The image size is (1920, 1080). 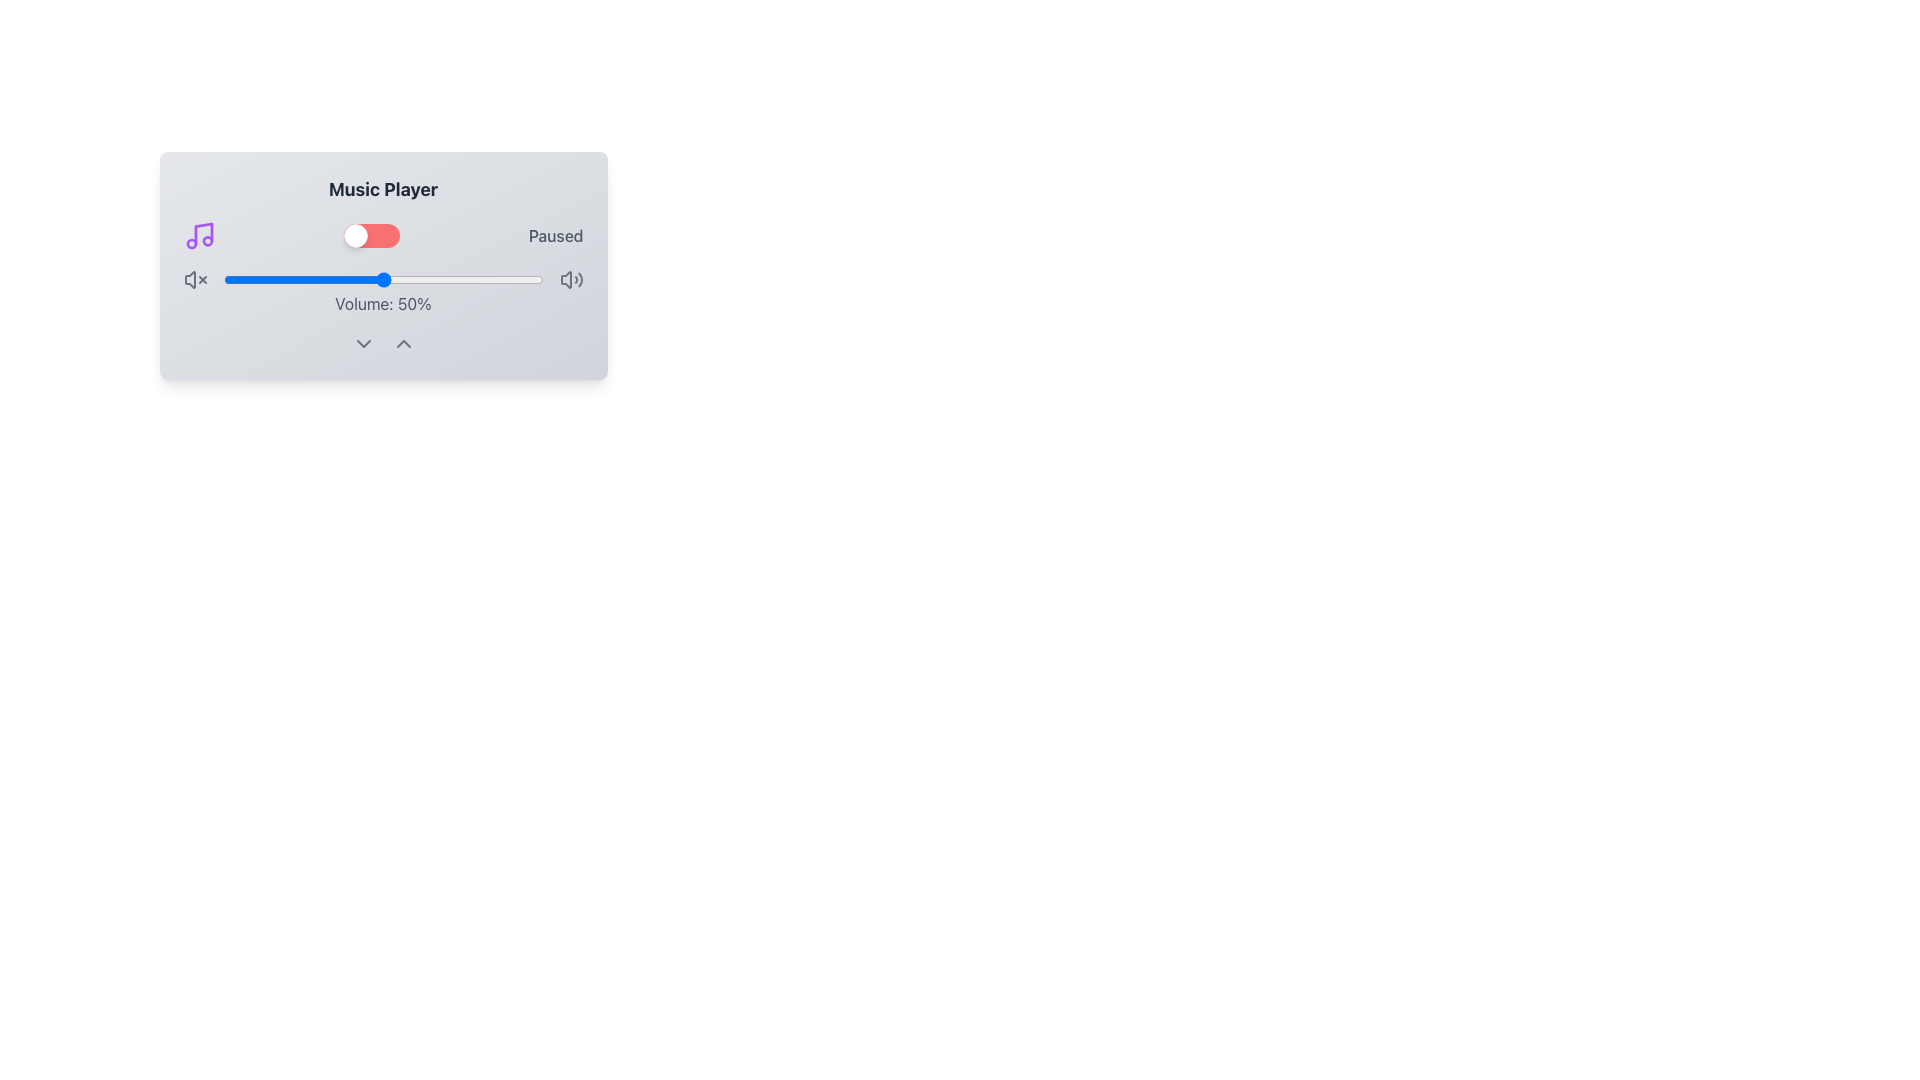 What do you see at coordinates (372, 234) in the screenshot?
I see `the horizontal toggle switch with a red background and a white circular knob` at bounding box center [372, 234].